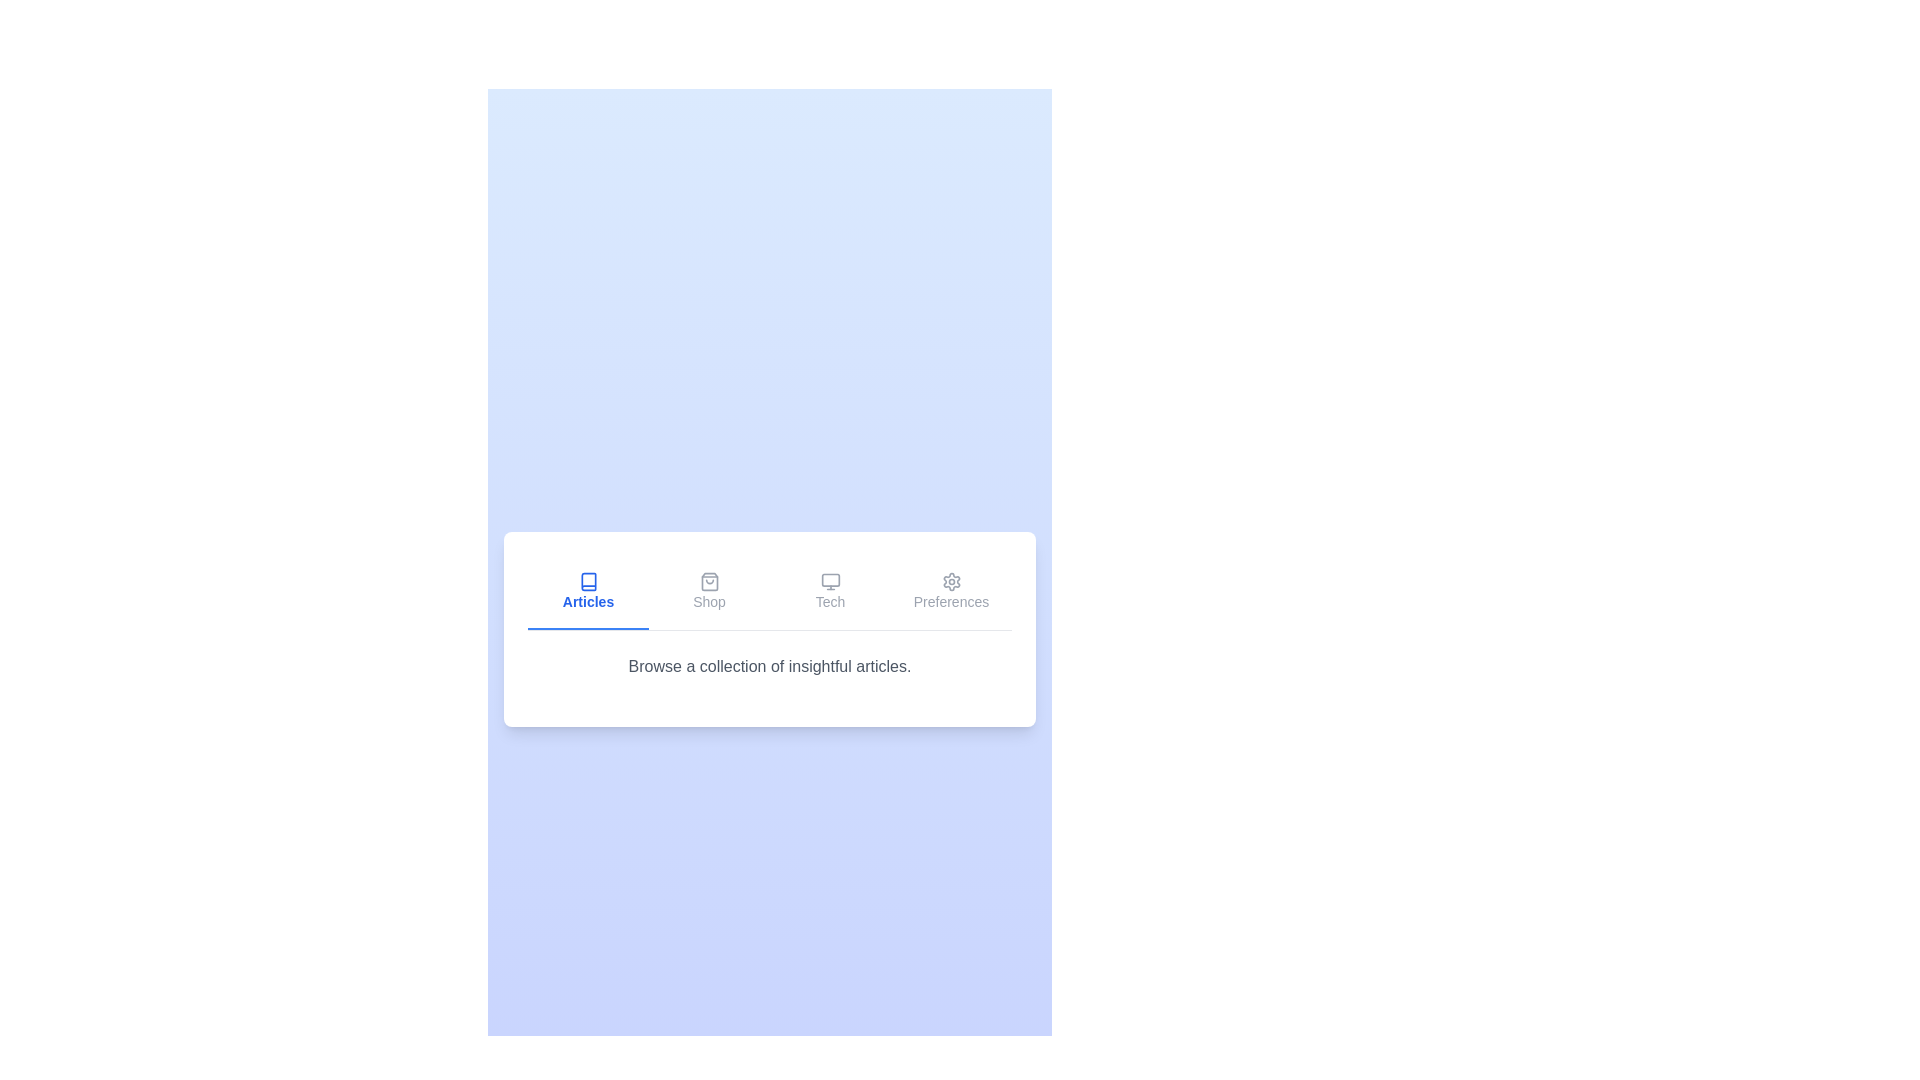  Describe the element at coordinates (587, 591) in the screenshot. I see `the tab labeled Articles to select it` at that location.